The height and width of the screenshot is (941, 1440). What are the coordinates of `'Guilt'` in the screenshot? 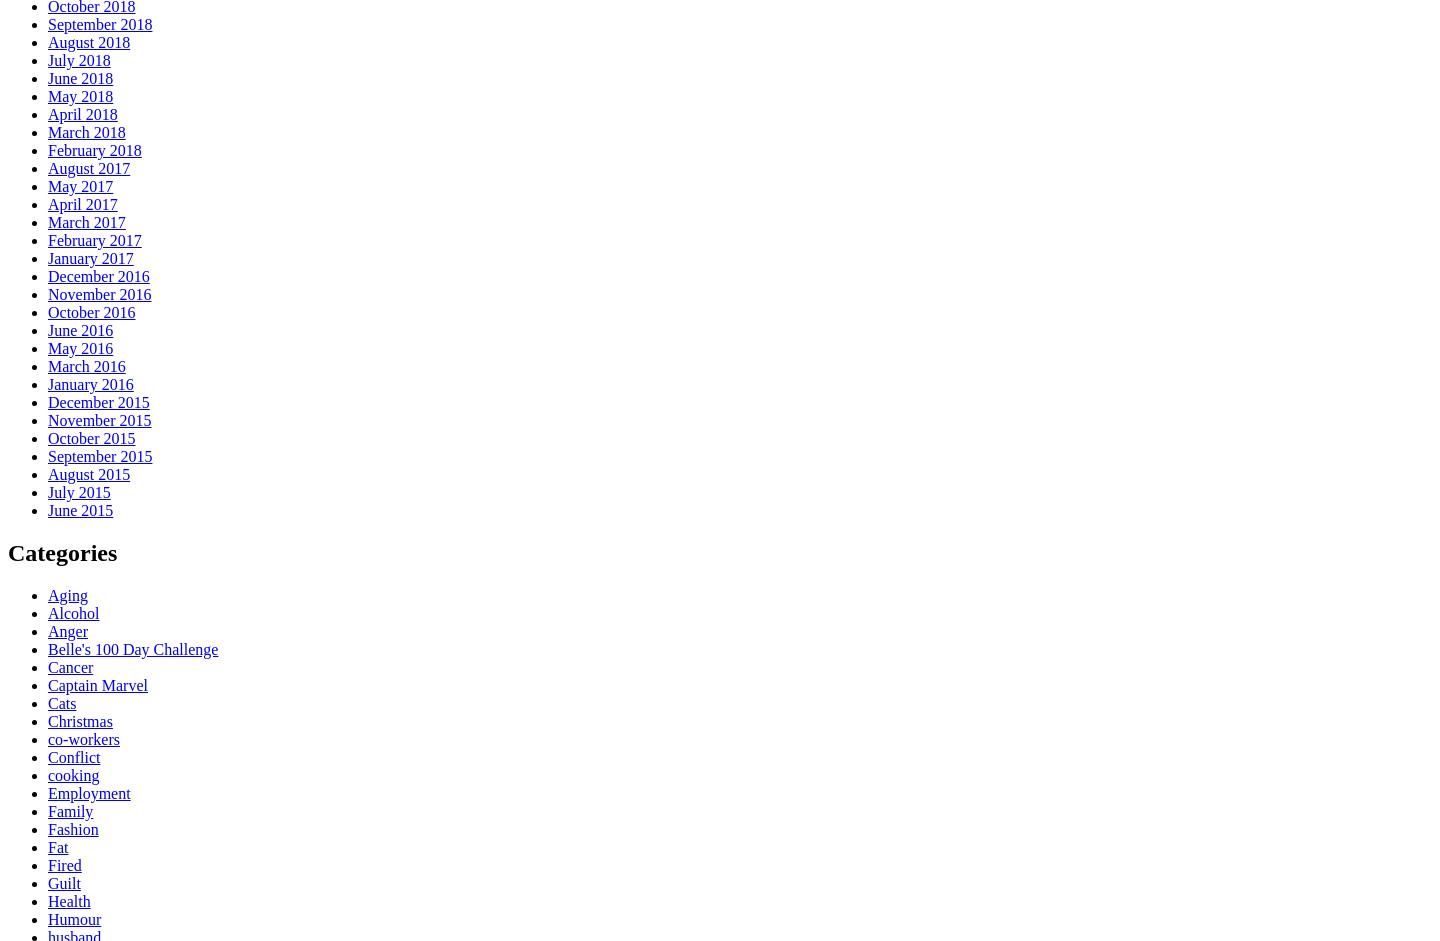 It's located at (46, 882).